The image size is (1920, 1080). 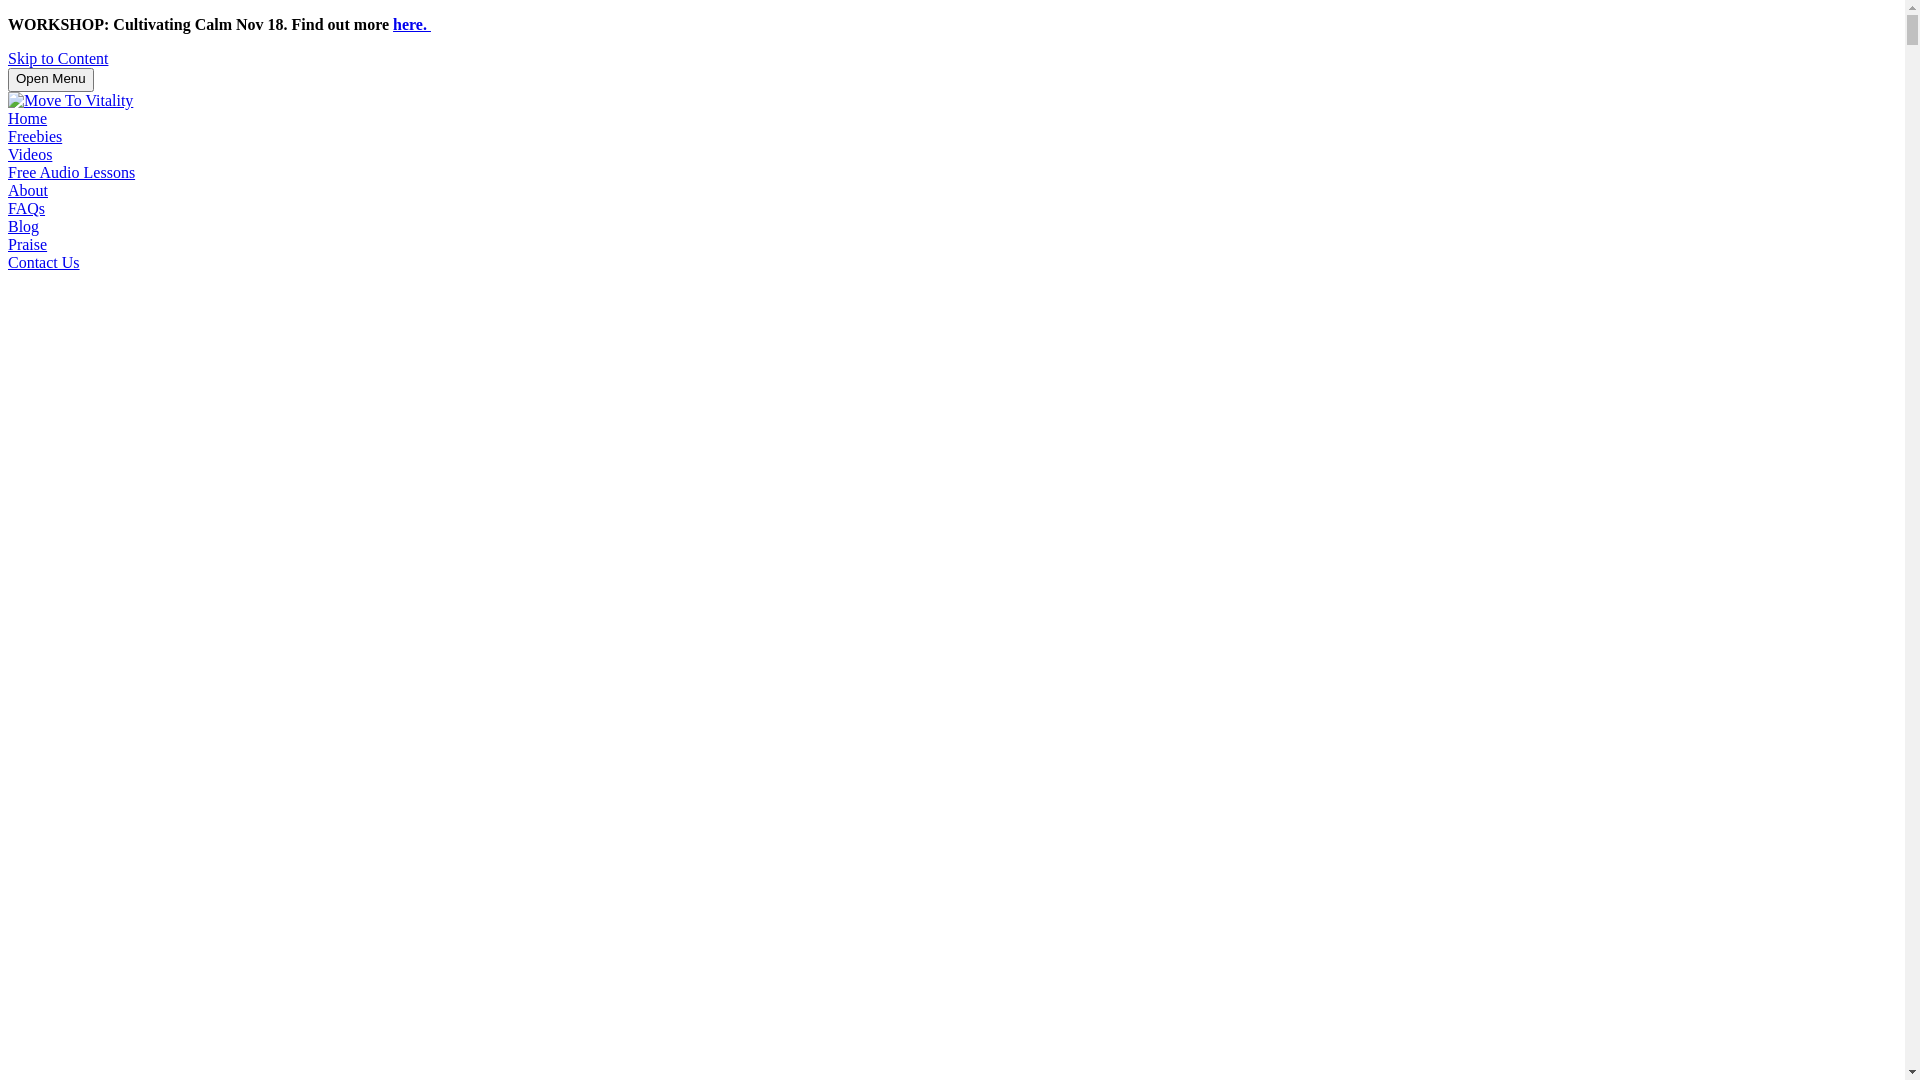 I want to click on 'Free Audio Lessons', so click(x=71, y=171).